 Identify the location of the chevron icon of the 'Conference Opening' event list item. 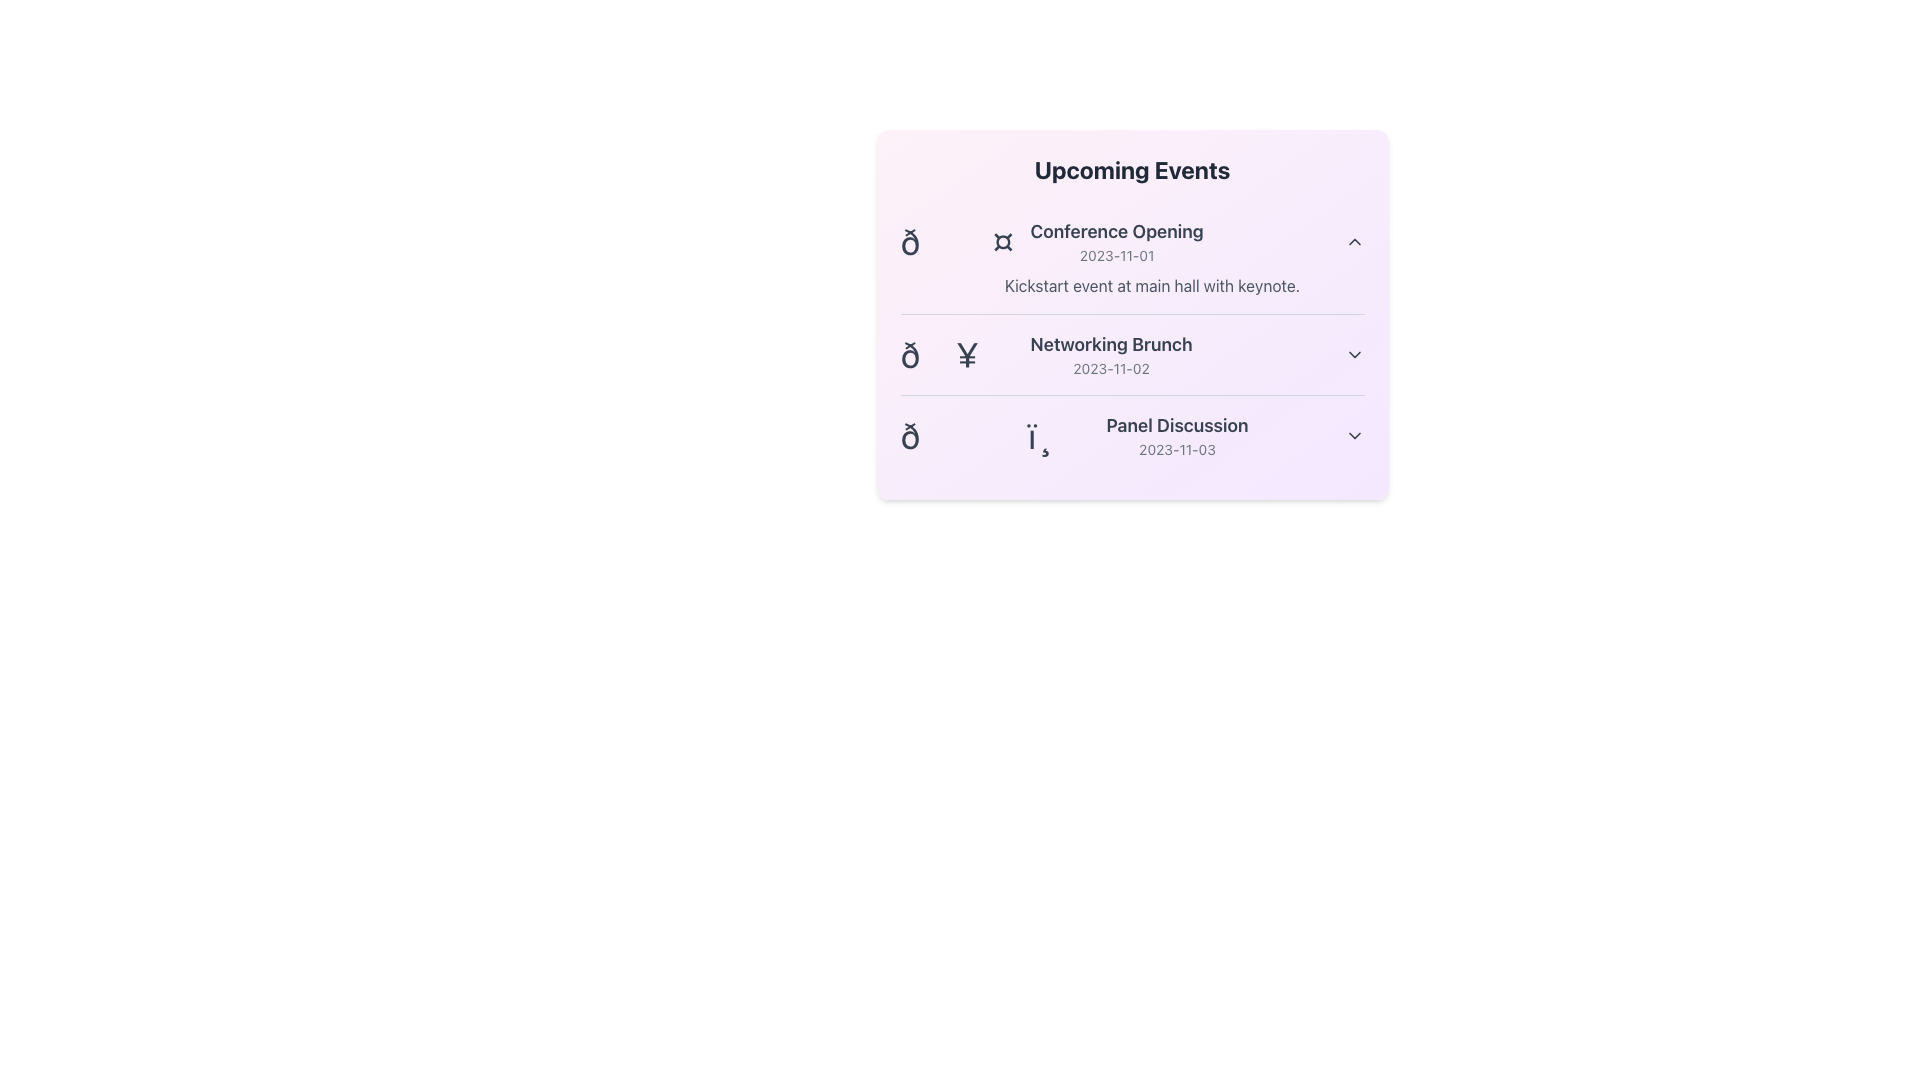
(1132, 257).